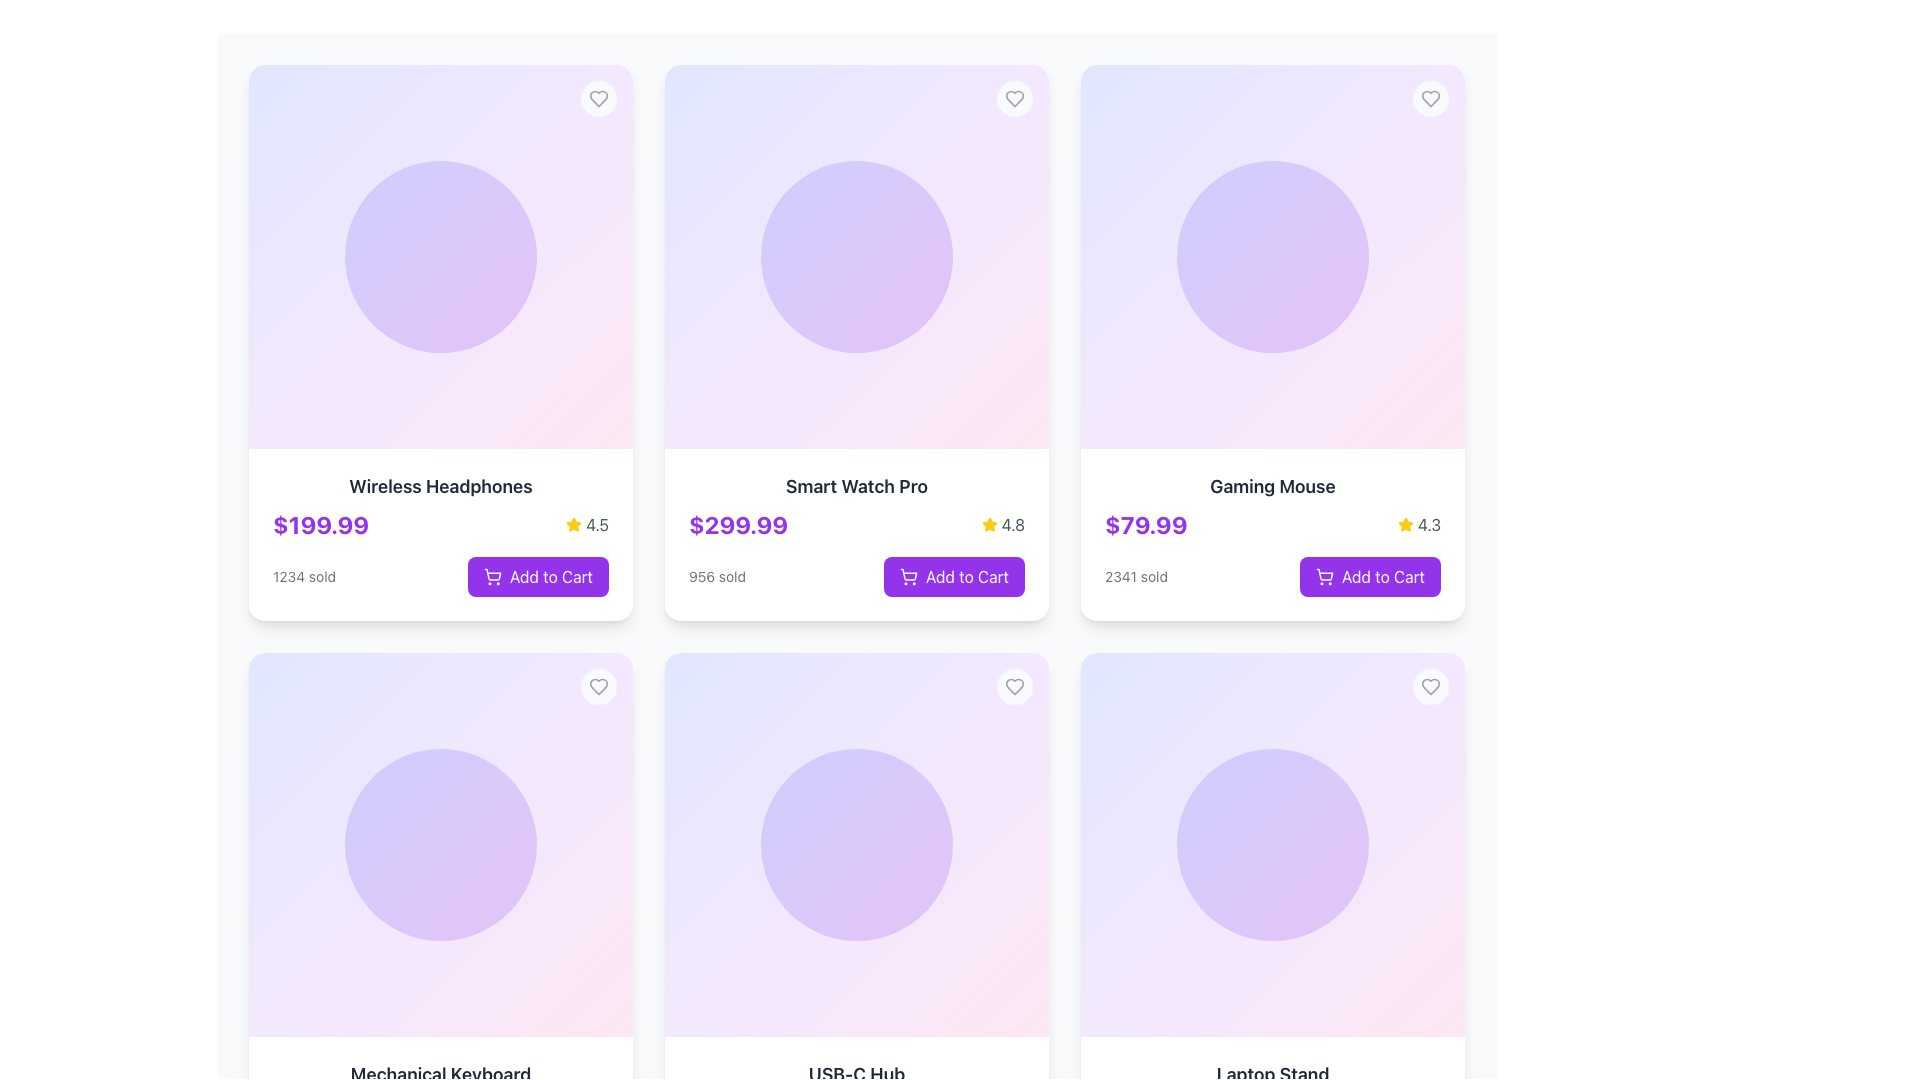  Describe the element at coordinates (1369, 577) in the screenshot. I see `the 'Add to Cart' button for the 'Gaming Mouse' product, located at the bottom of the third card in the grid` at that location.